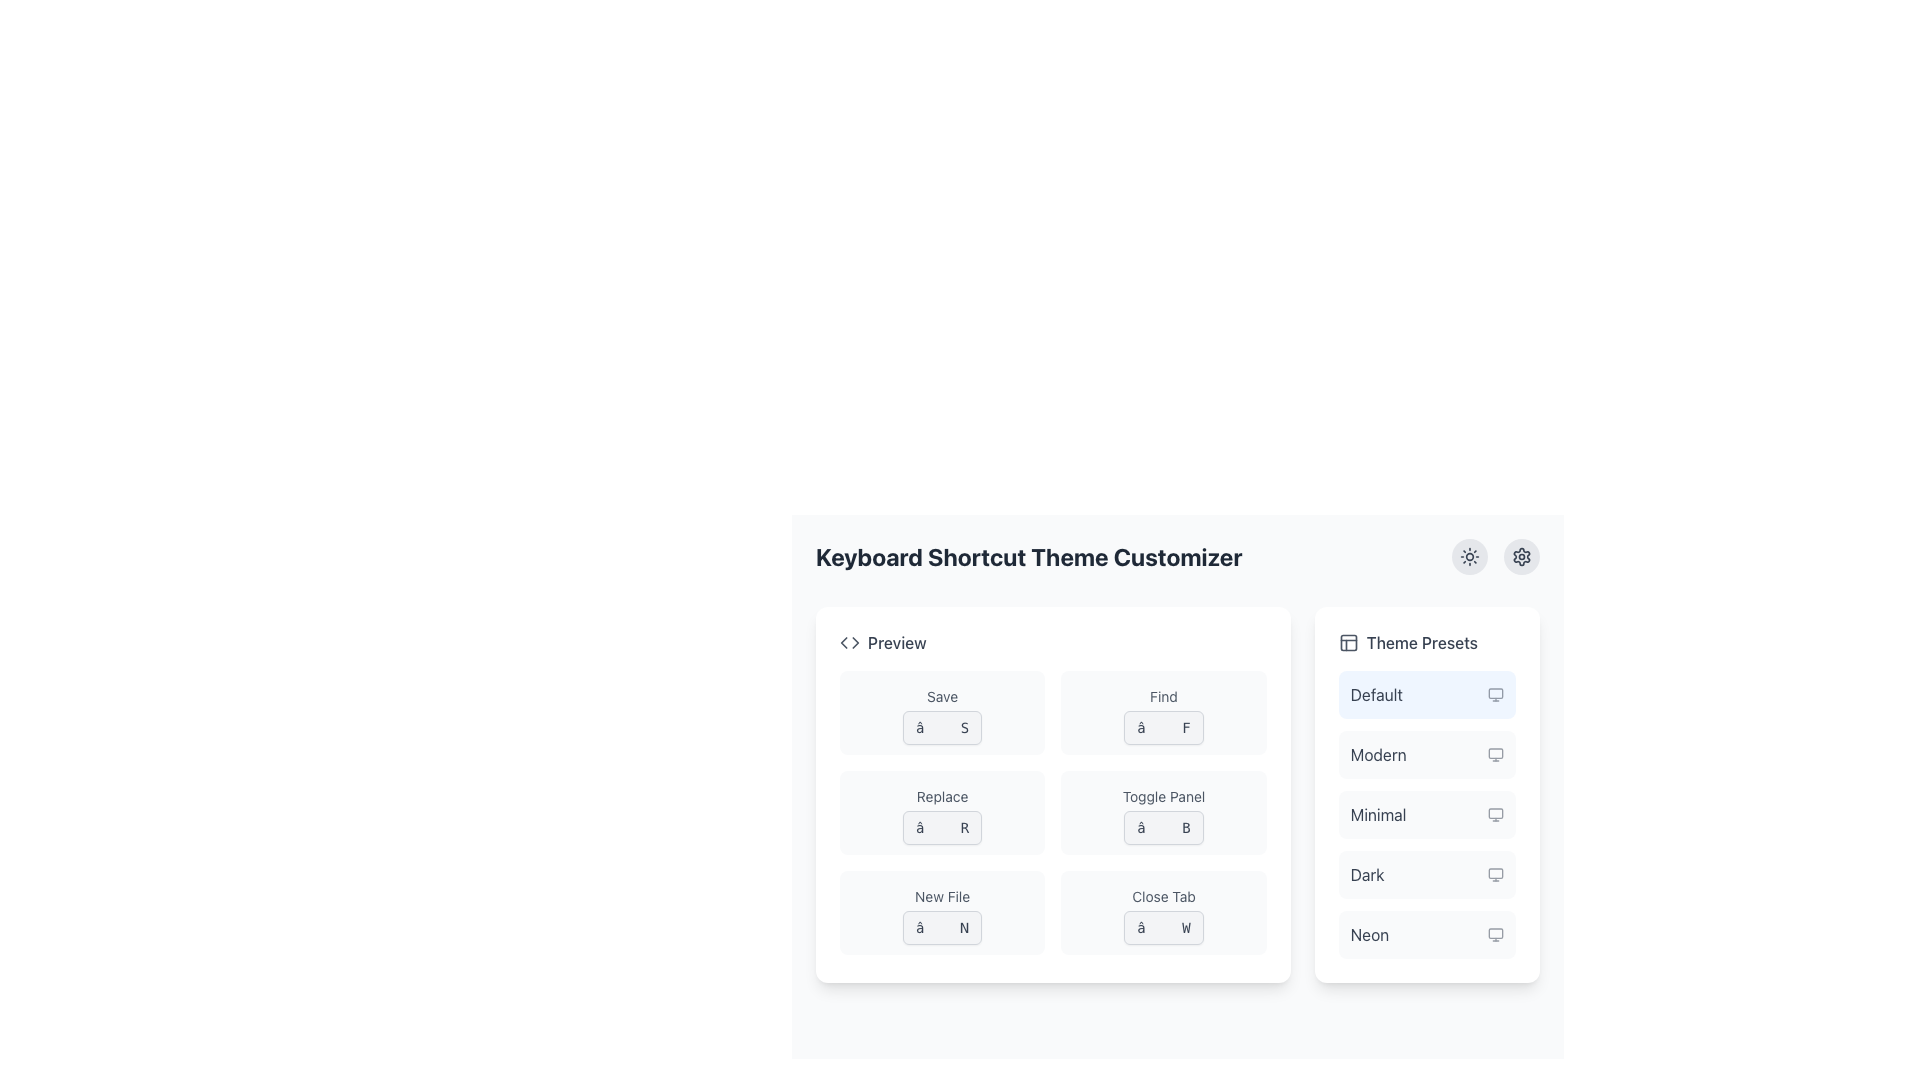 The image size is (1920, 1080). What do you see at coordinates (1163, 796) in the screenshot?
I see `the static label or text component that provides a description for the button labeled '⌘ B' located in the second row, second column of the grid under the heading 'Preview'` at bounding box center [1163, 796].